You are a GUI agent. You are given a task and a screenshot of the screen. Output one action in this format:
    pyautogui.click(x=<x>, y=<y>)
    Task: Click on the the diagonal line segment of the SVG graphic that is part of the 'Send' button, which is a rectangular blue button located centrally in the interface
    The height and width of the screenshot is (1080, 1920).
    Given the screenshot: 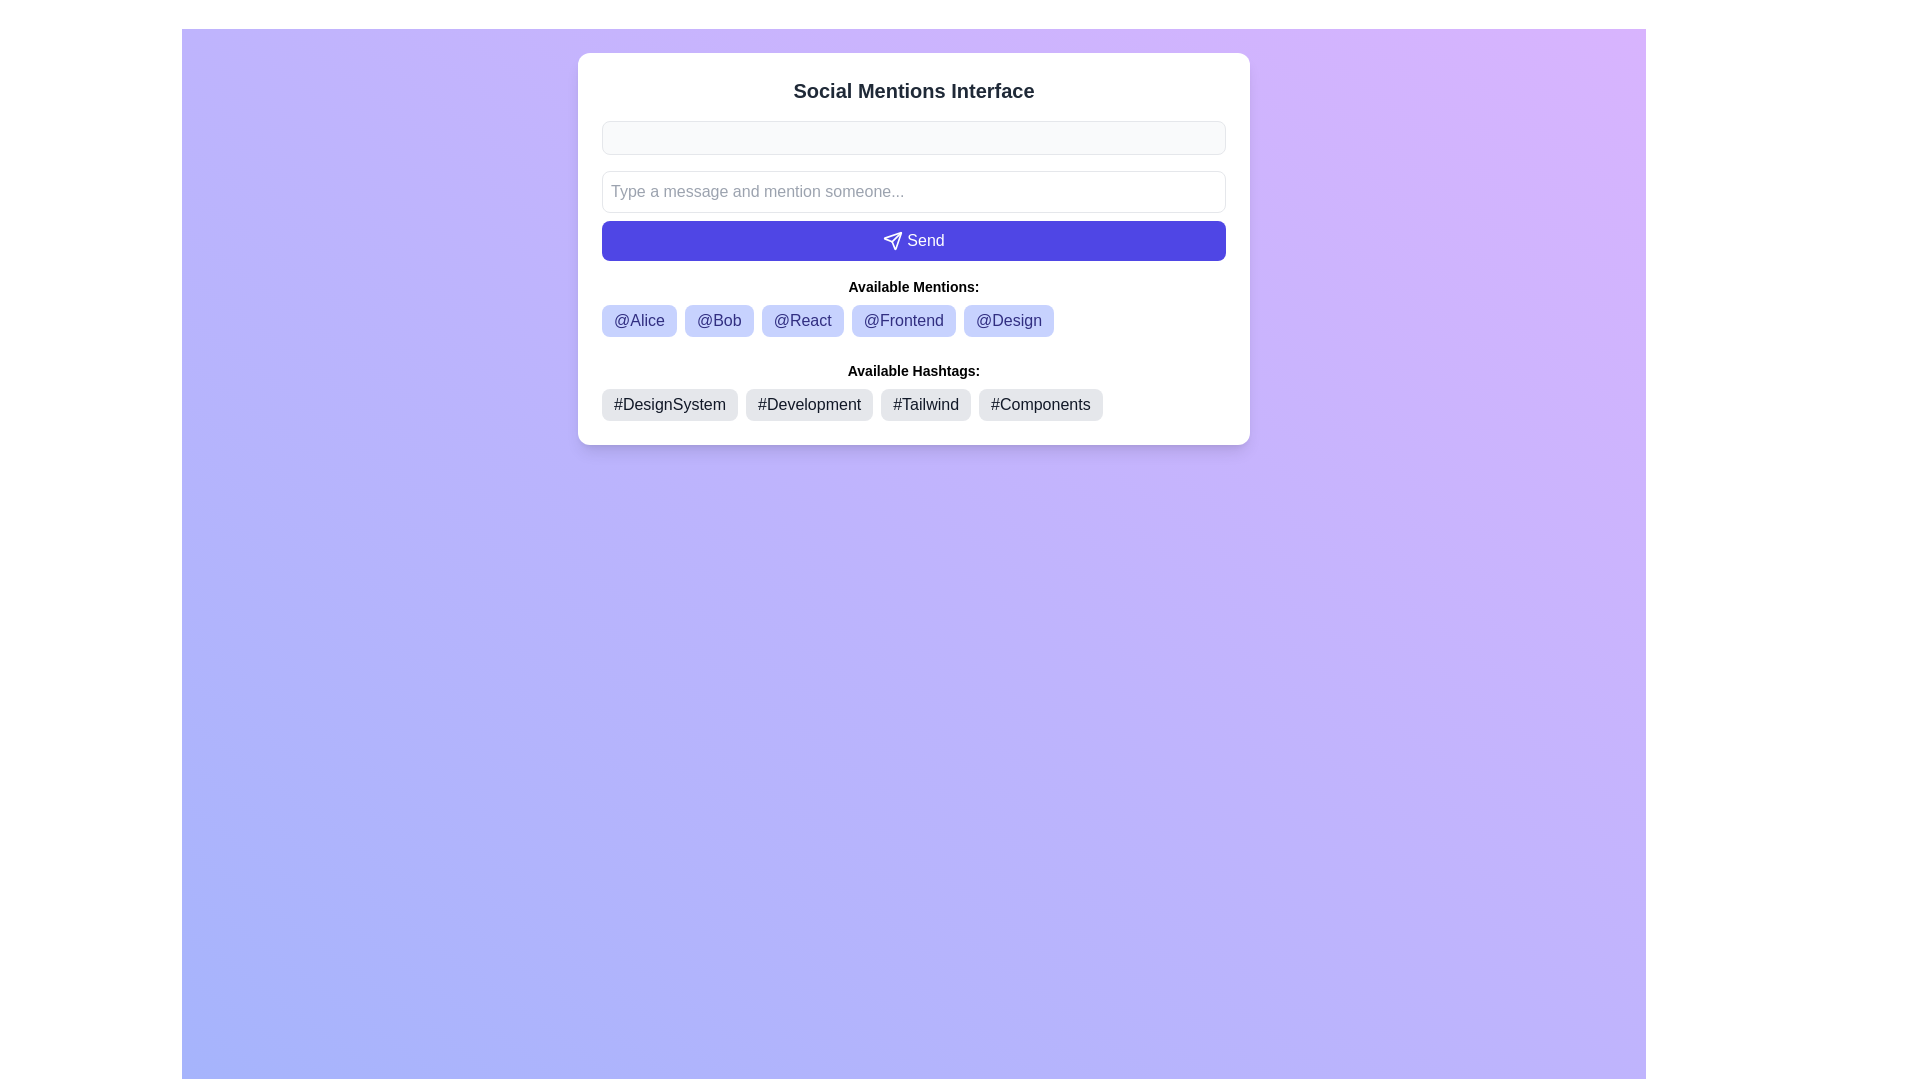 What is the action you would take?
    pyautogui.click(x=896, y=236)
    